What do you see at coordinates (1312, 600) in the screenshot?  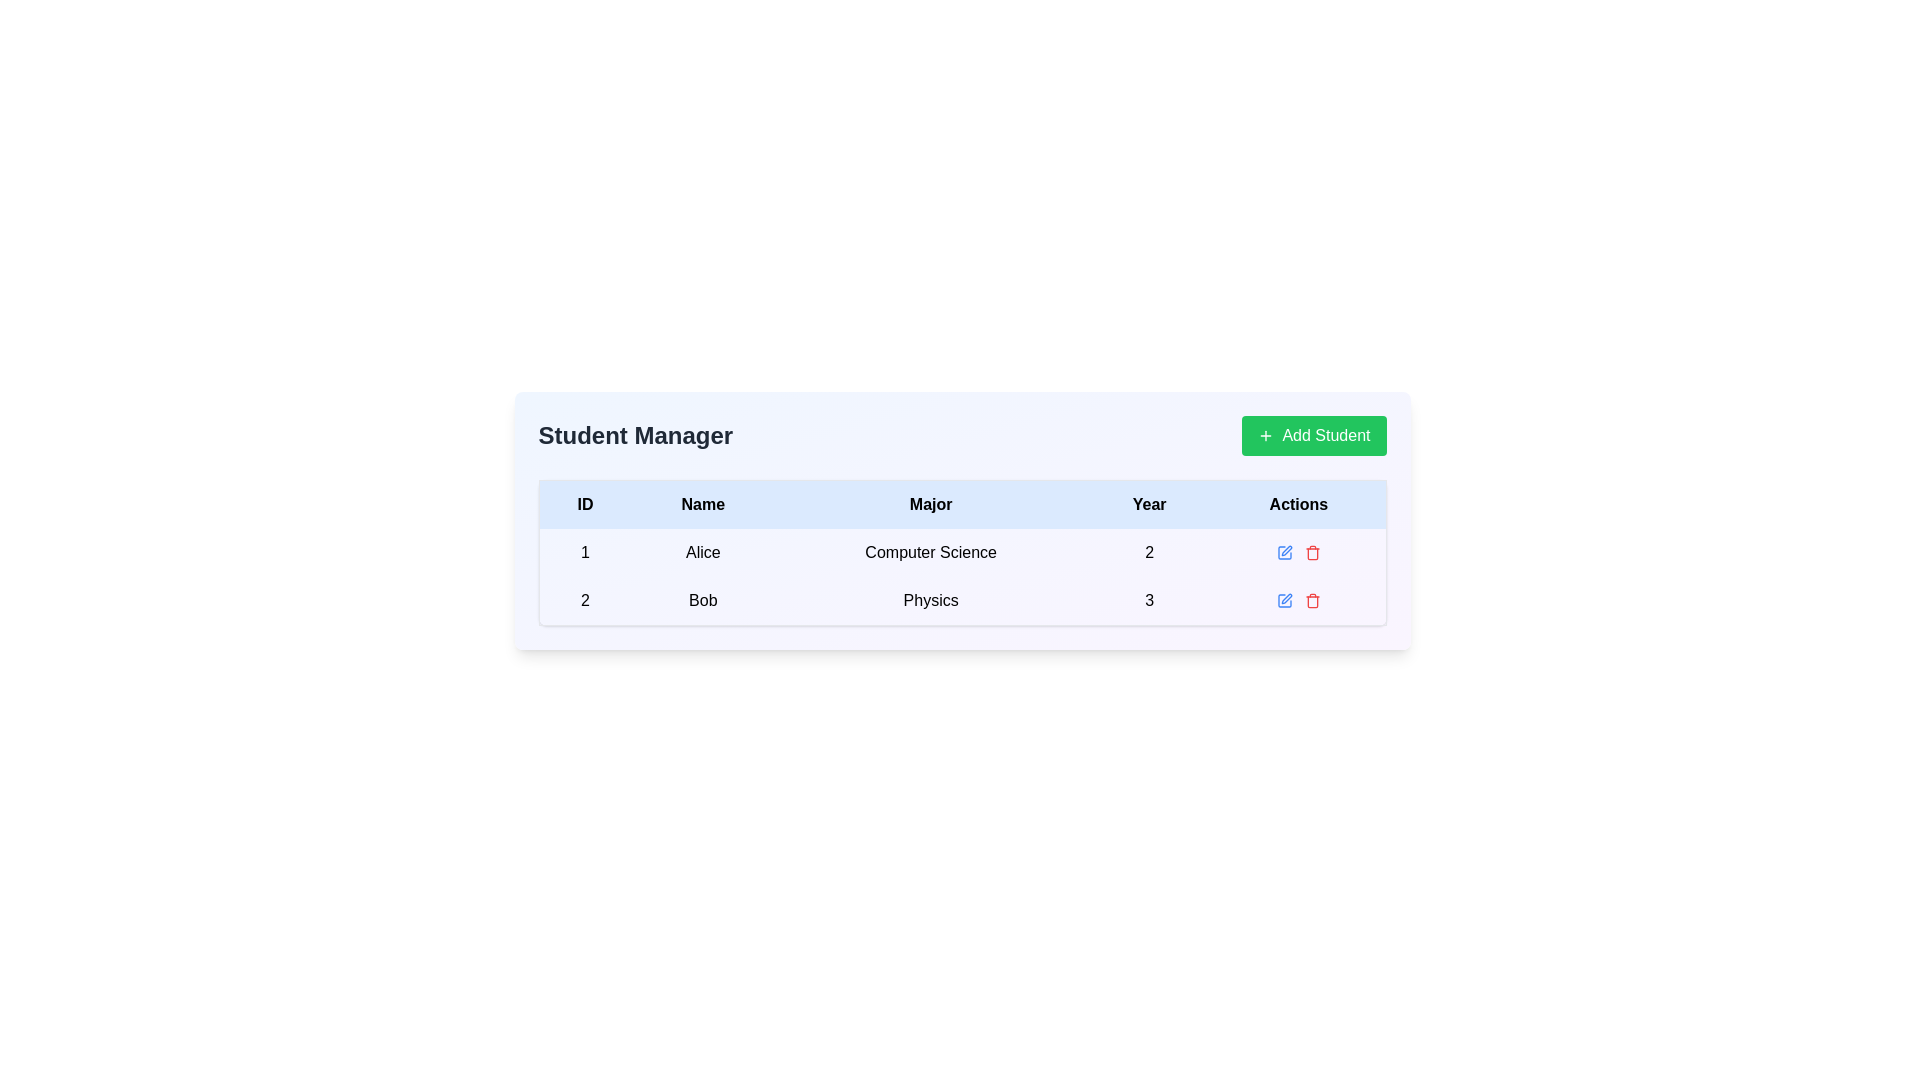 I see `the delete icon in the 'Actions' column of the second row in the 'Student Manager' table to change its color` at bounding box center [1312, 600].